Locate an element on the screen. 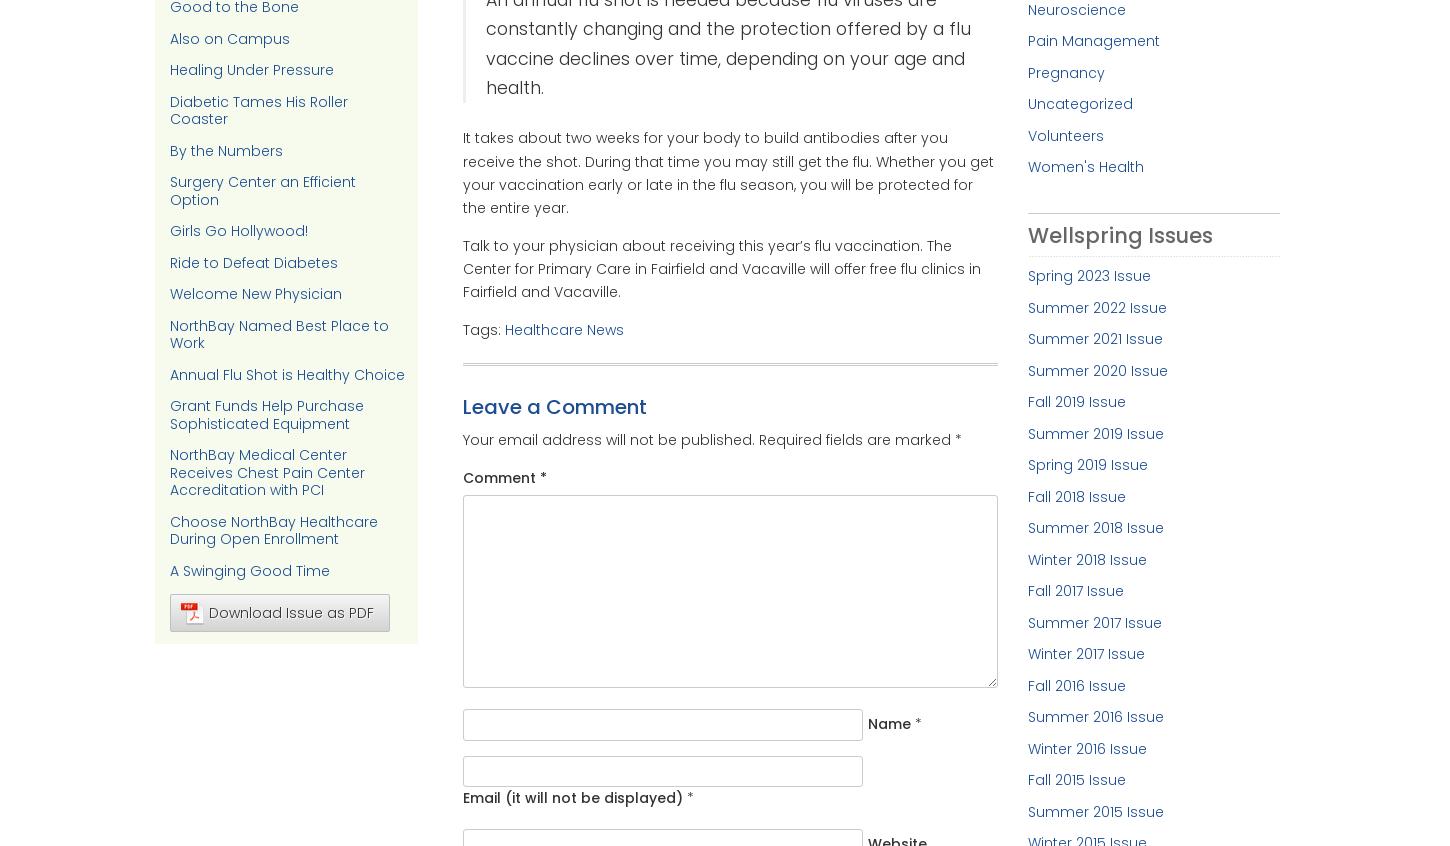 The image size is (1450, 846). 'Summer 2018 Issue' is located at coordinates (1027, 527).